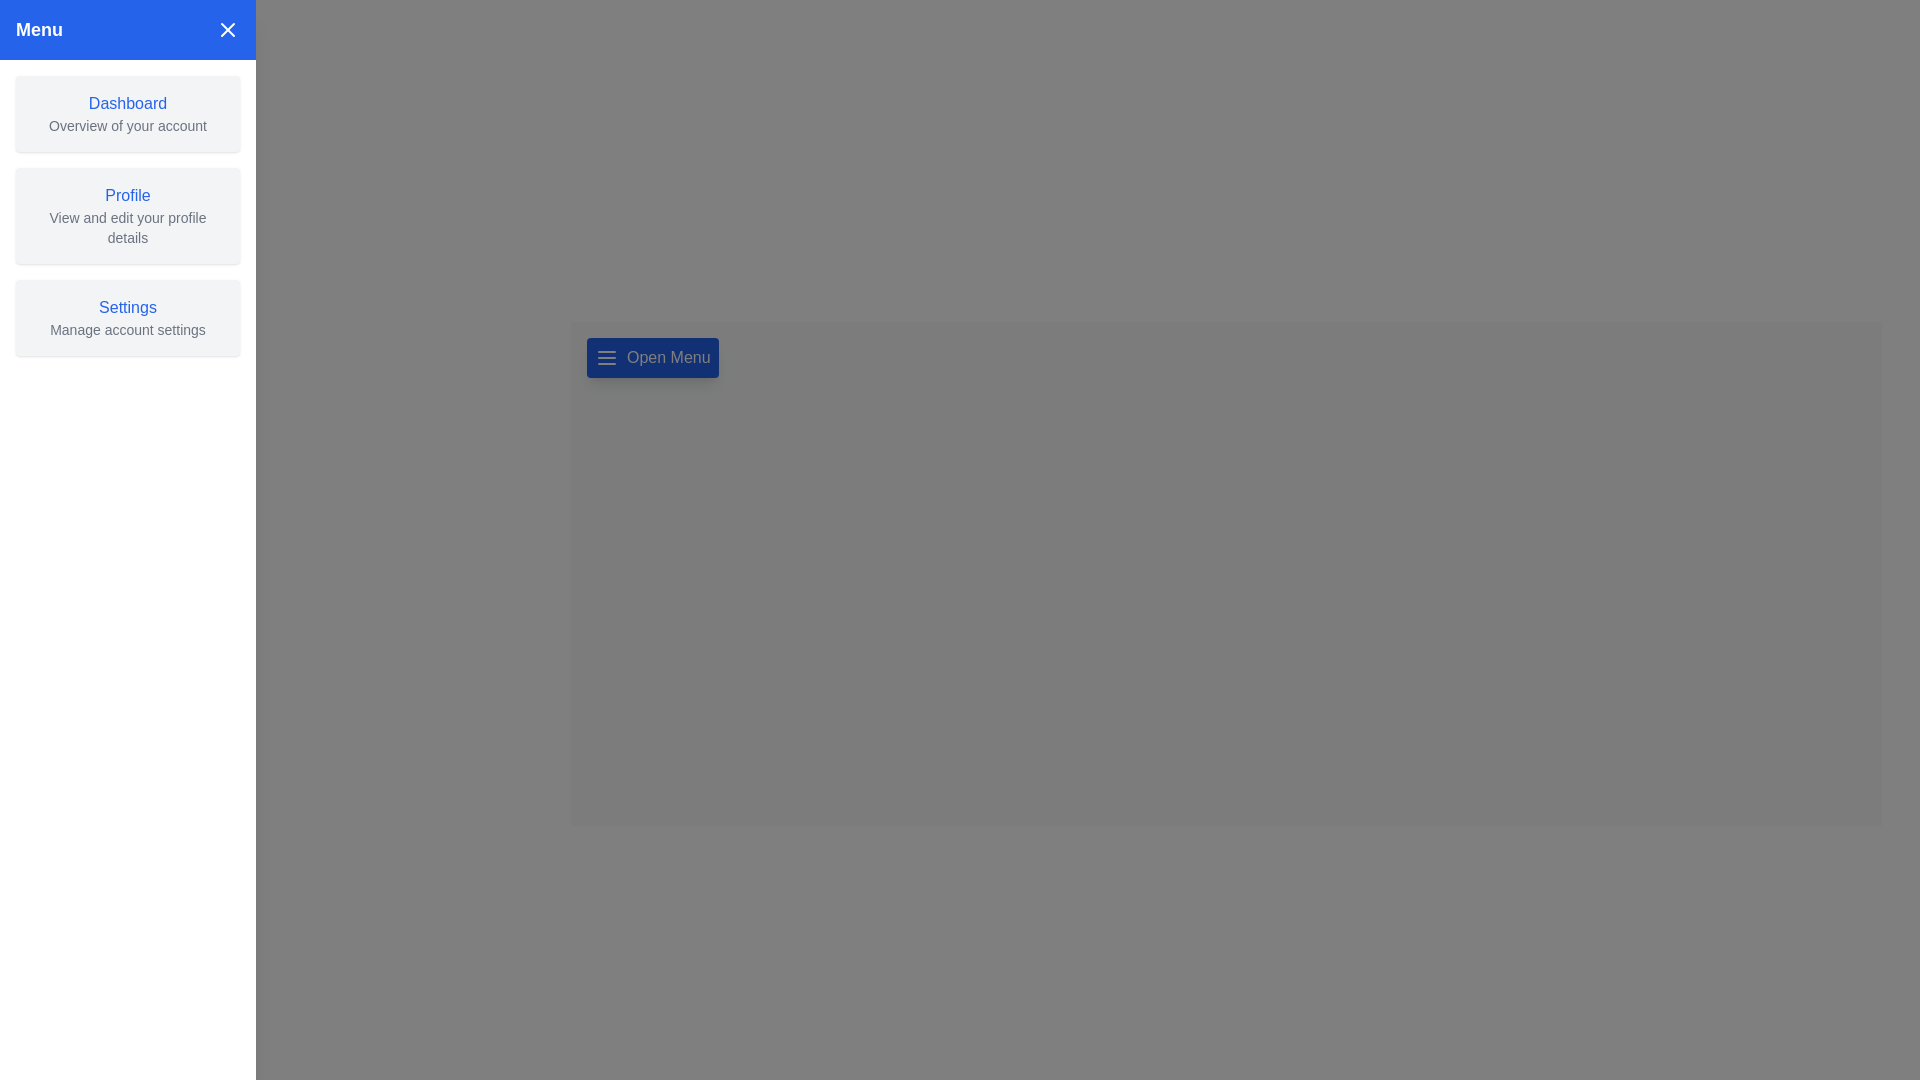  Describe the element at coordinates (39, 30) in the screenshot. I see `the 'Menu' text label that is displayed in a large, bold font with white color on a blue background, positioned near the top-left corner of the interface` at that location.